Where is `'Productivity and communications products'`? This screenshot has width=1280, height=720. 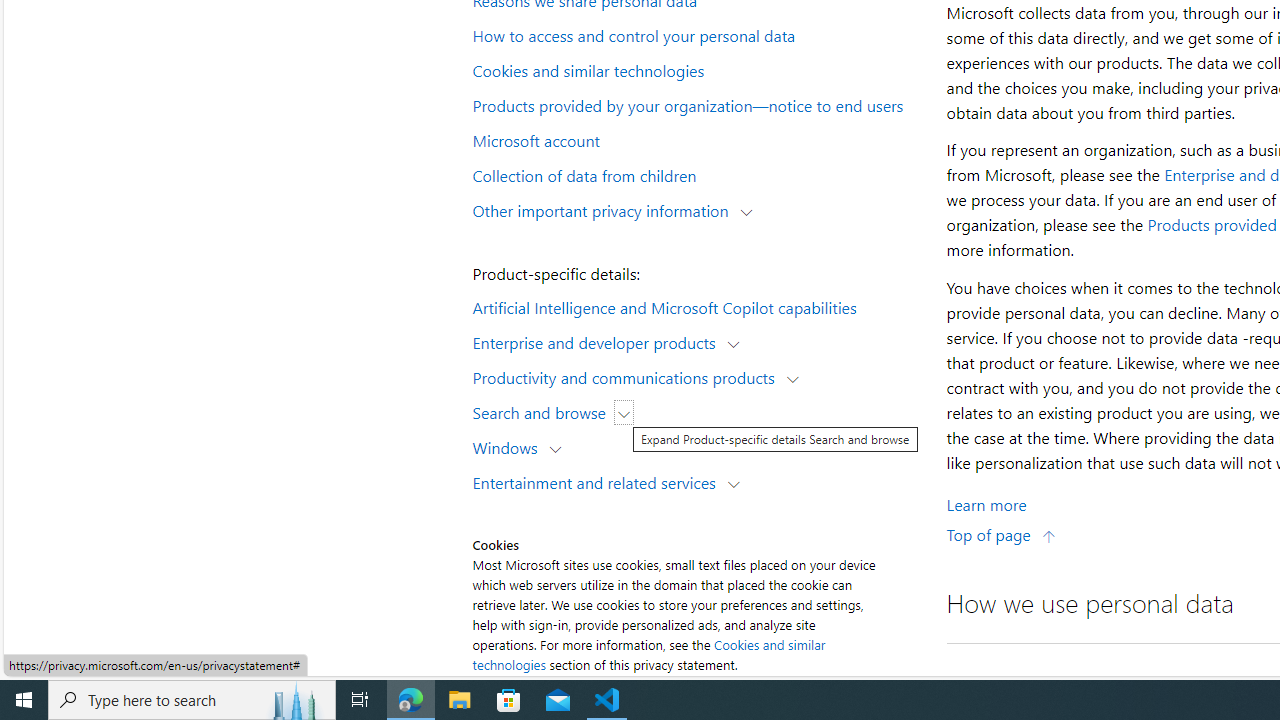 'Productivity and communications products' is located at coordinates (627, 376).